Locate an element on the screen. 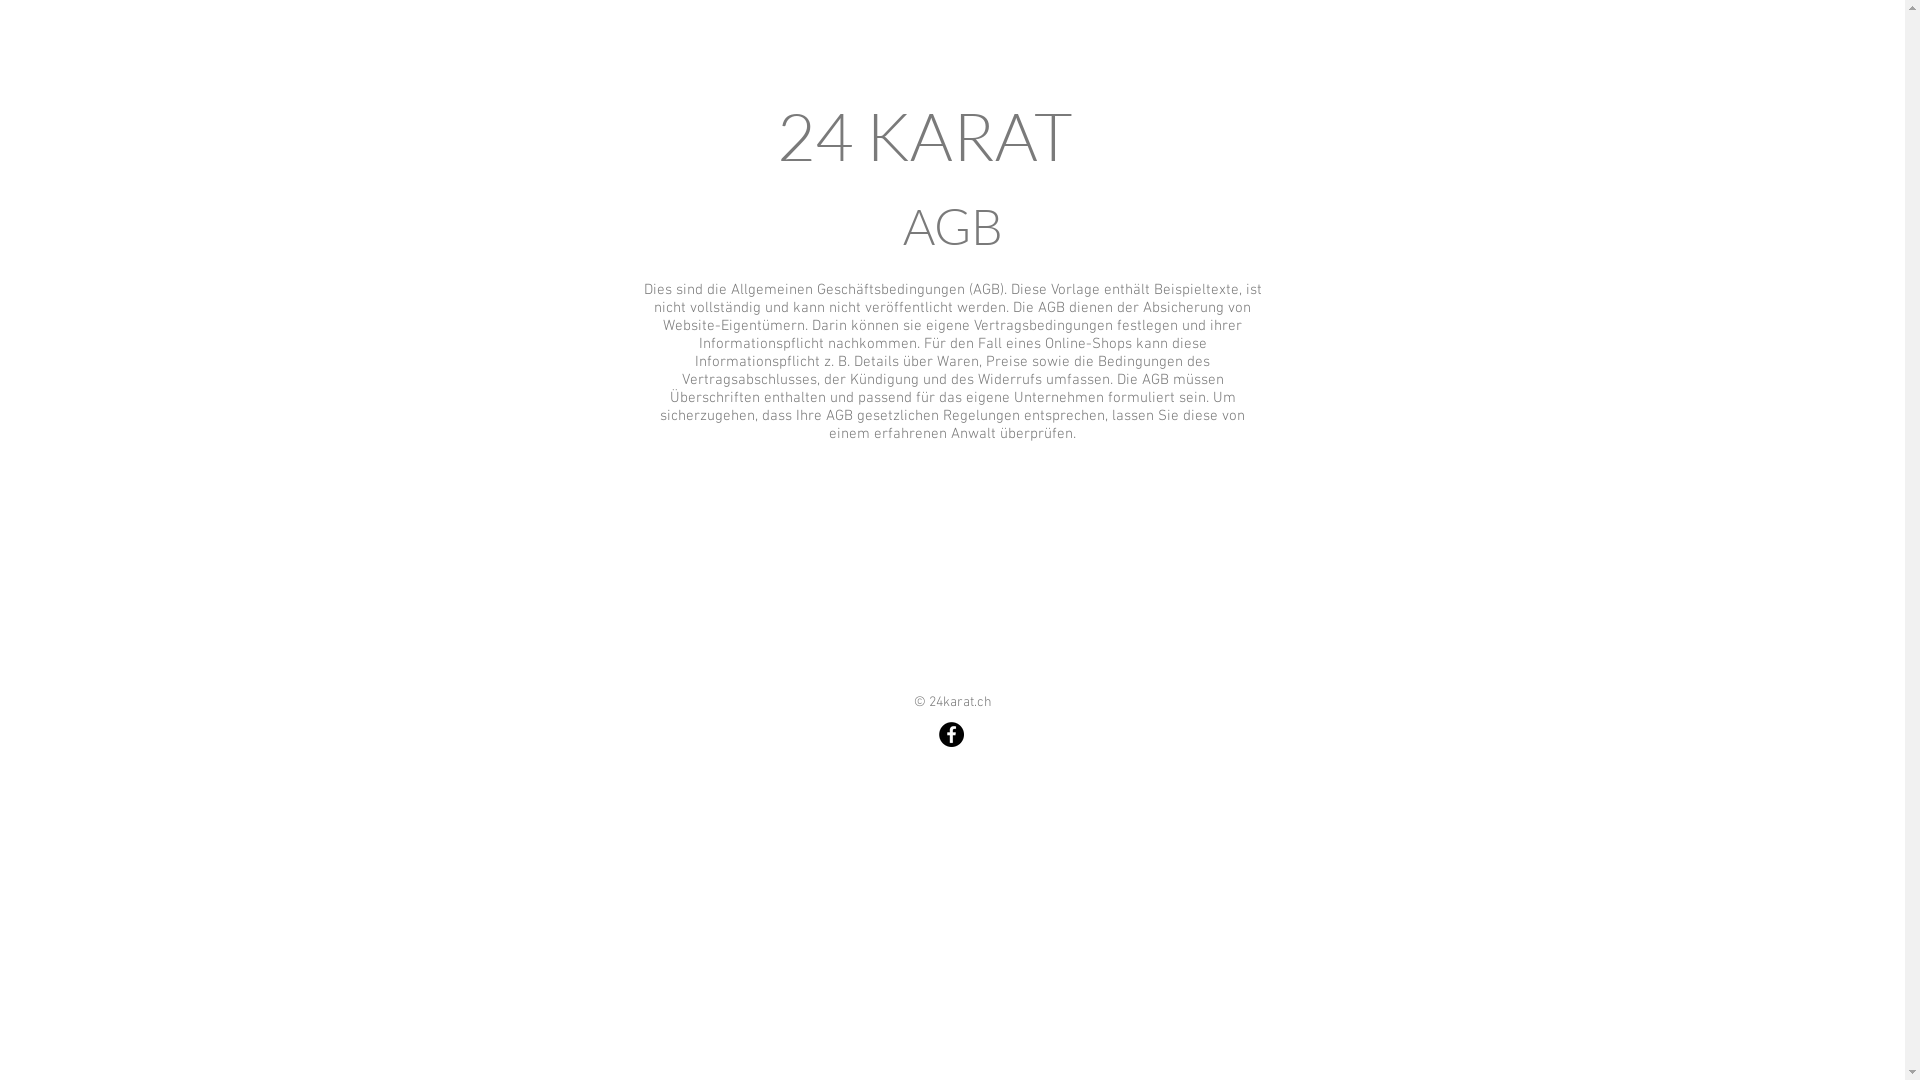 The width and height of the screenshot is (1920, 1080). '24 KARAT' is located at coordinates (924, 135).